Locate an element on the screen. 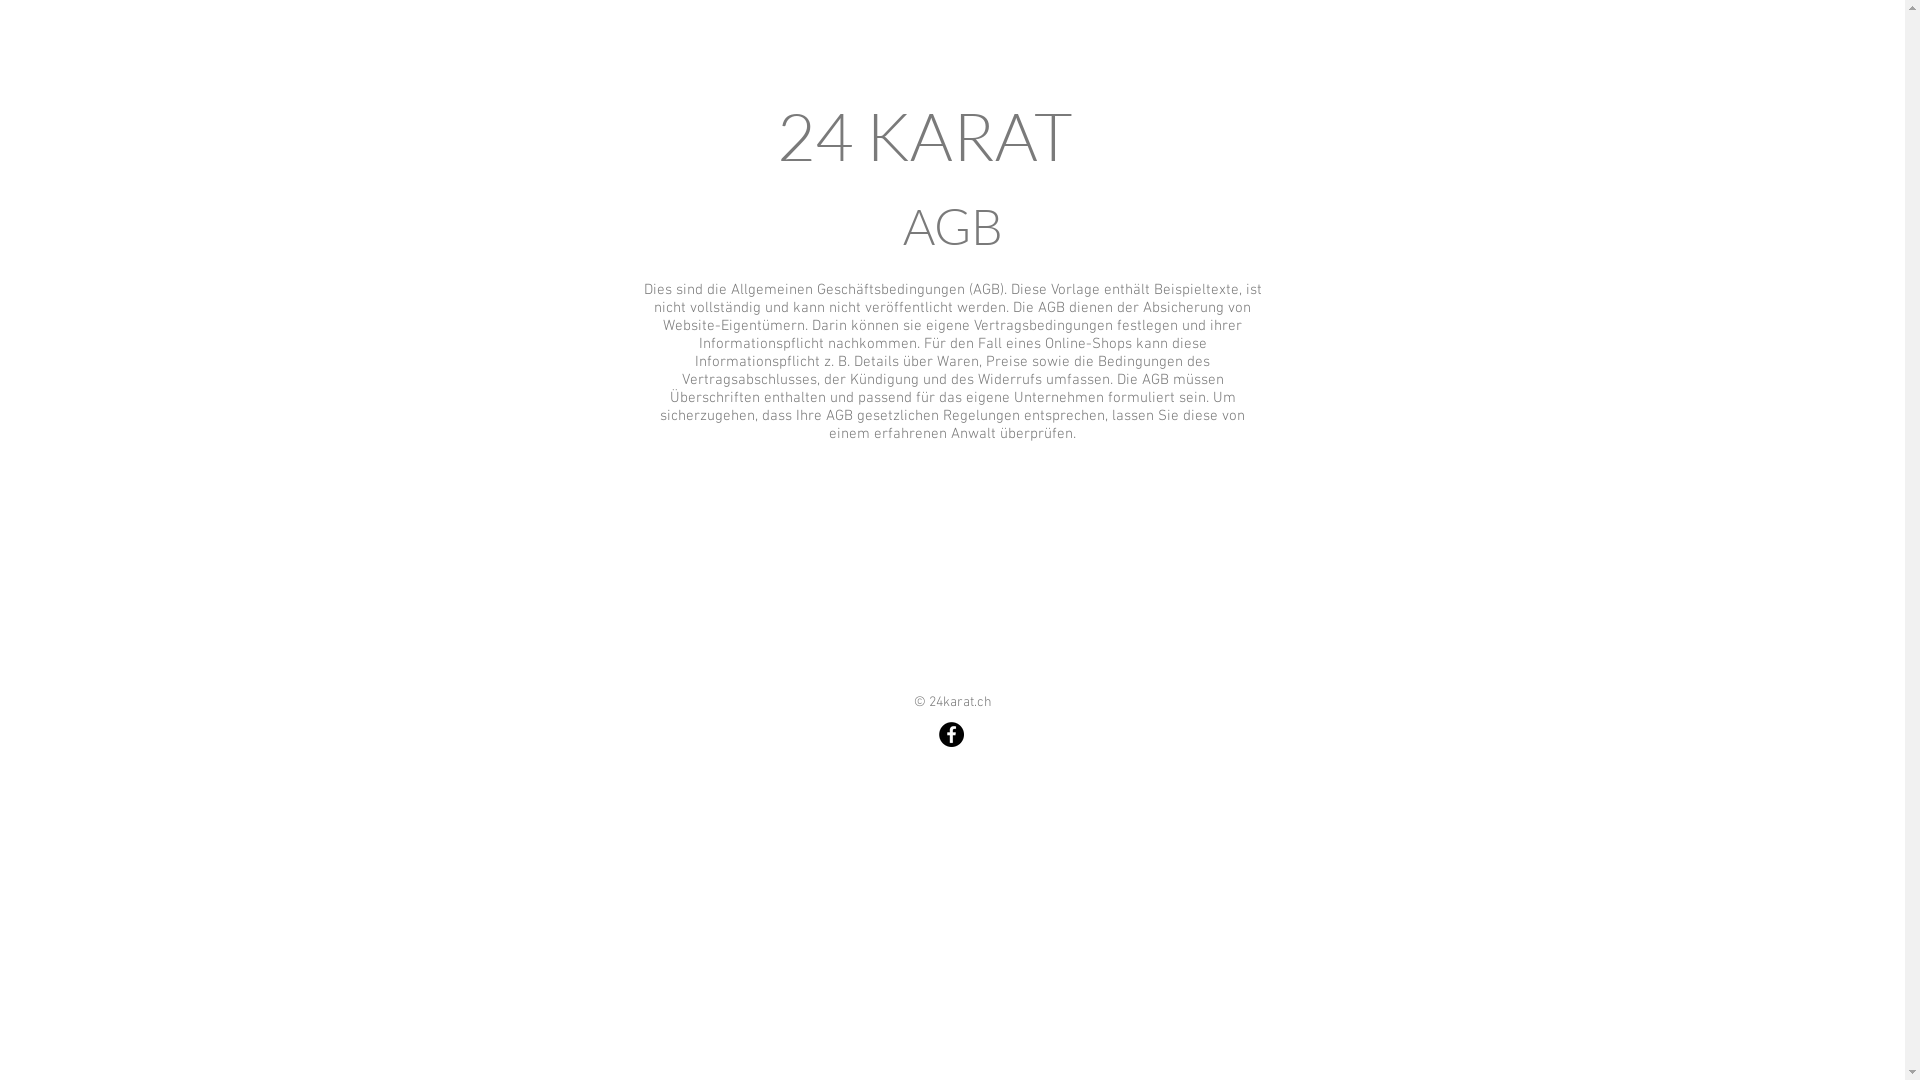 The width and height of the screenshot is (1920, 1080). '24 KARAT' is located at coordinates (924, 135).